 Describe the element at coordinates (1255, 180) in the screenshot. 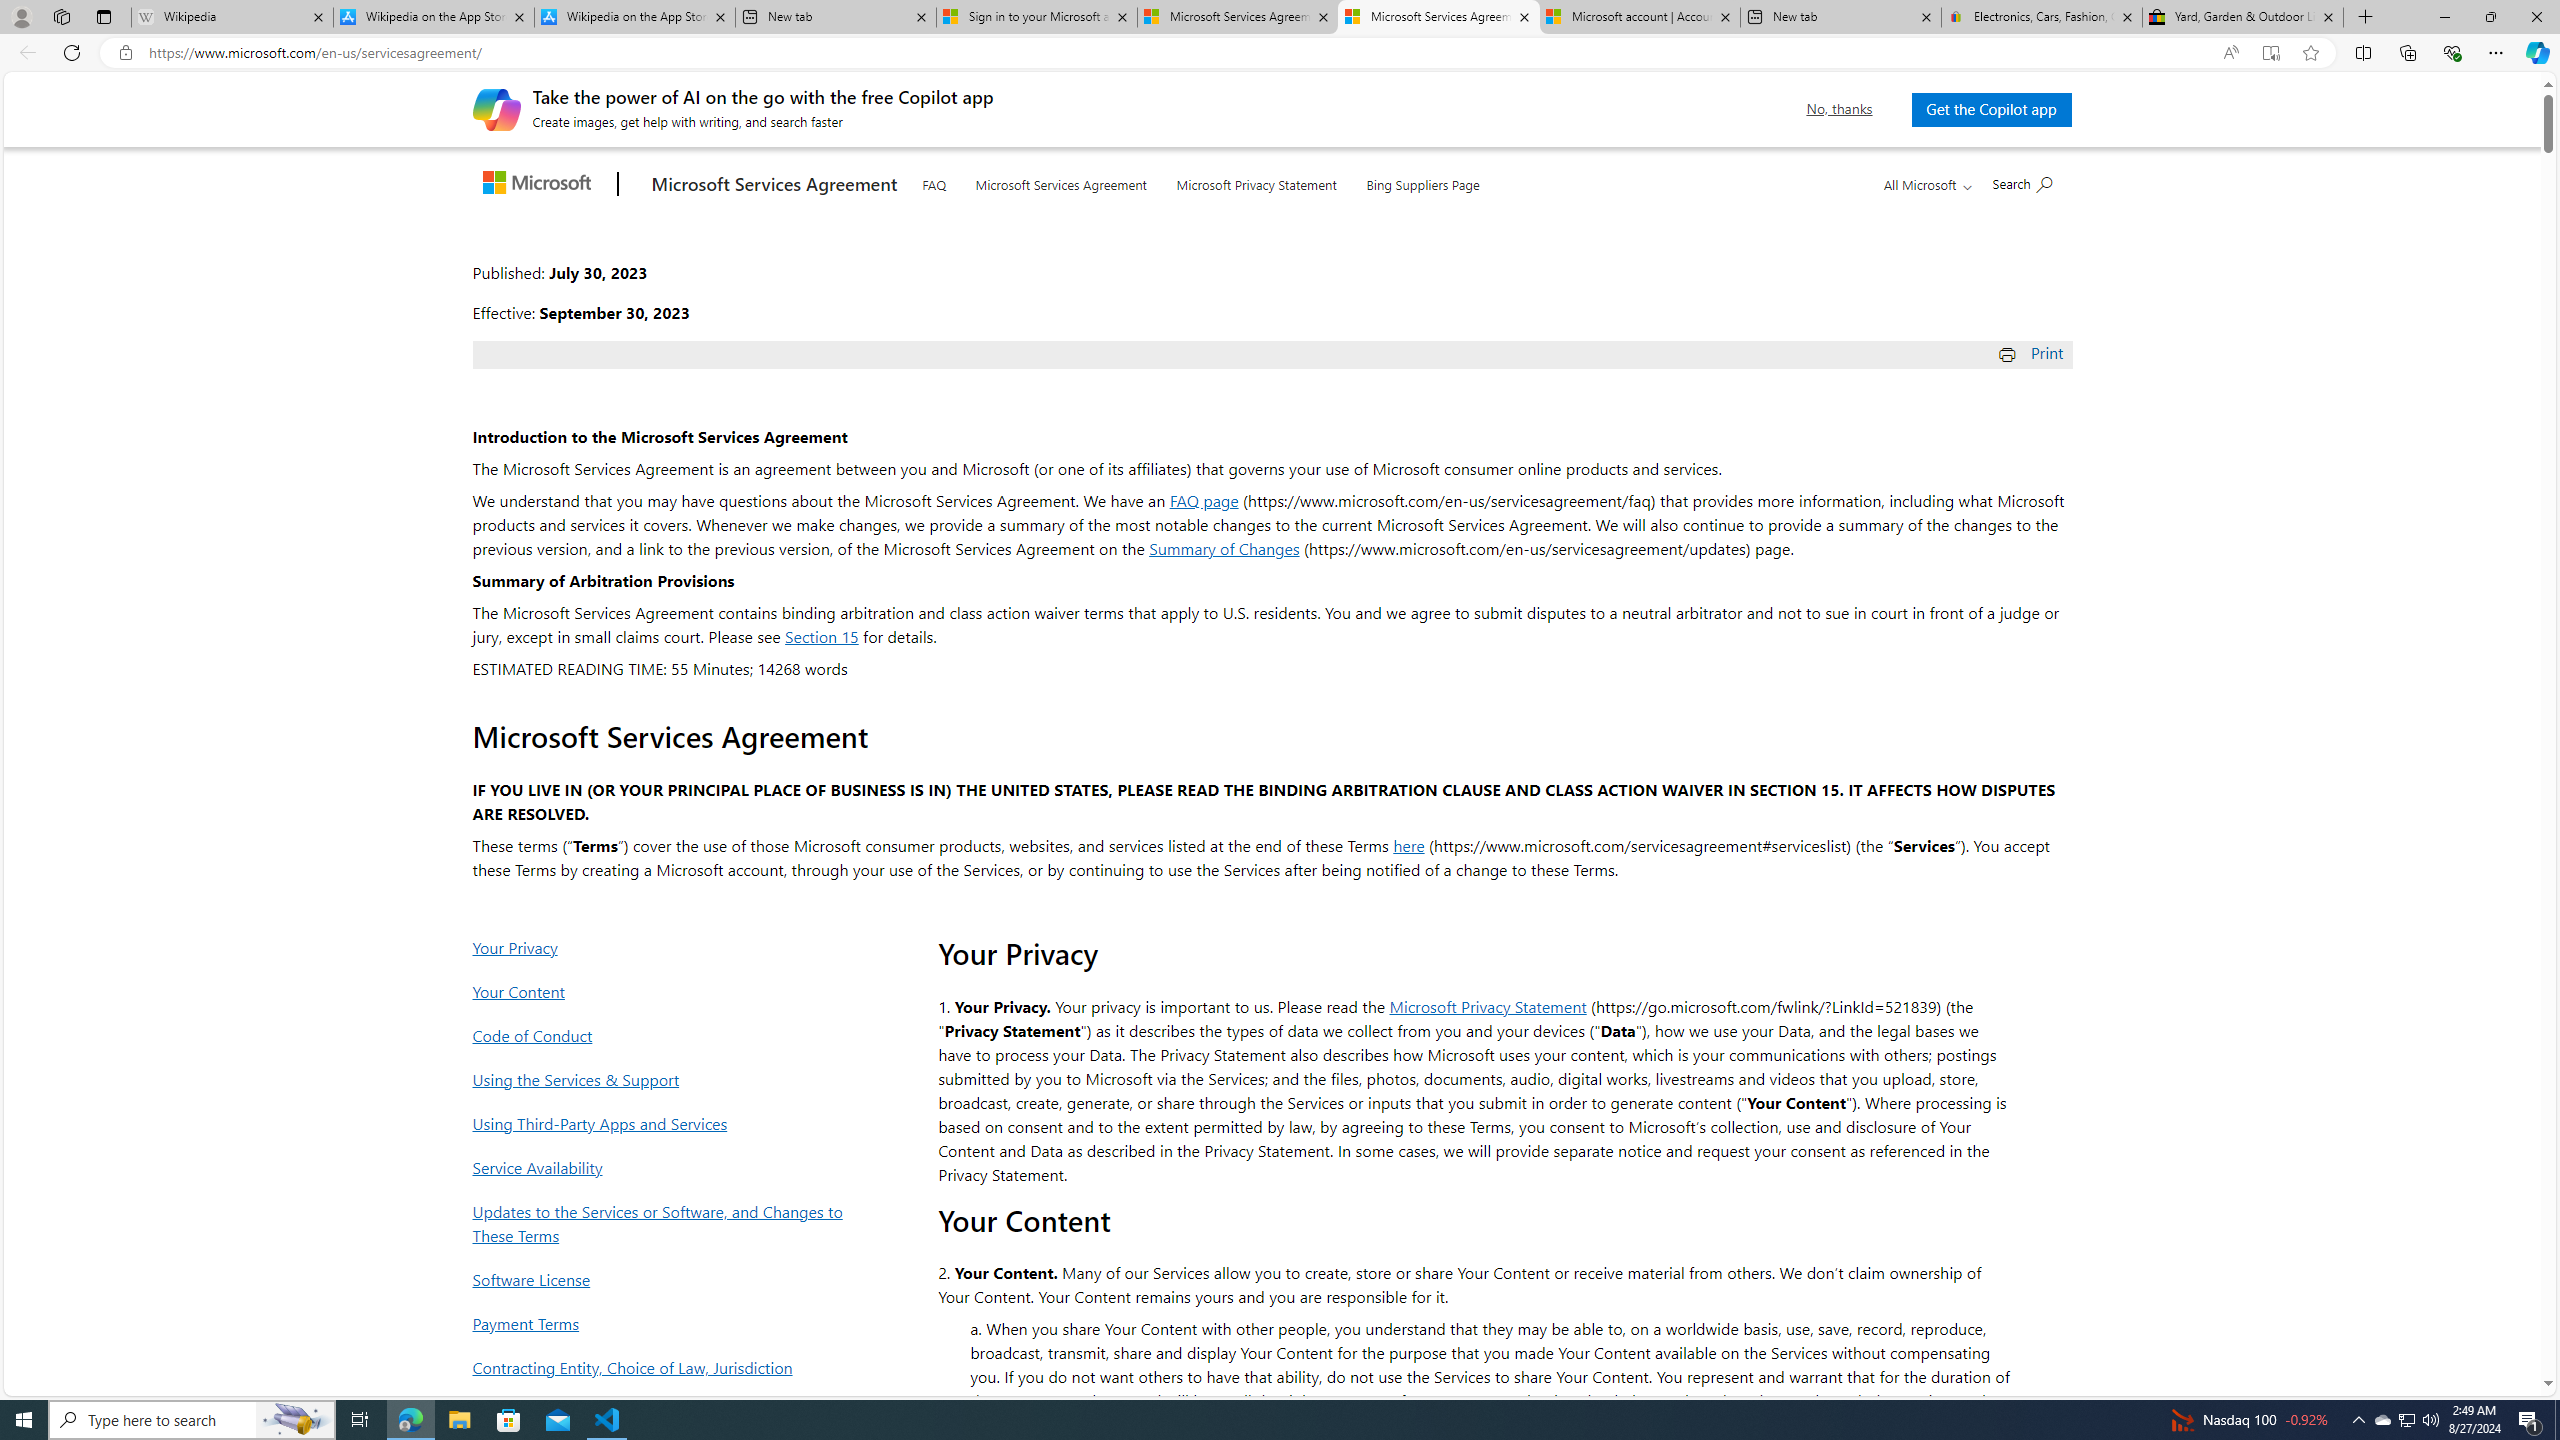

I see `'Microsoft Privacy Statement'` at that location.